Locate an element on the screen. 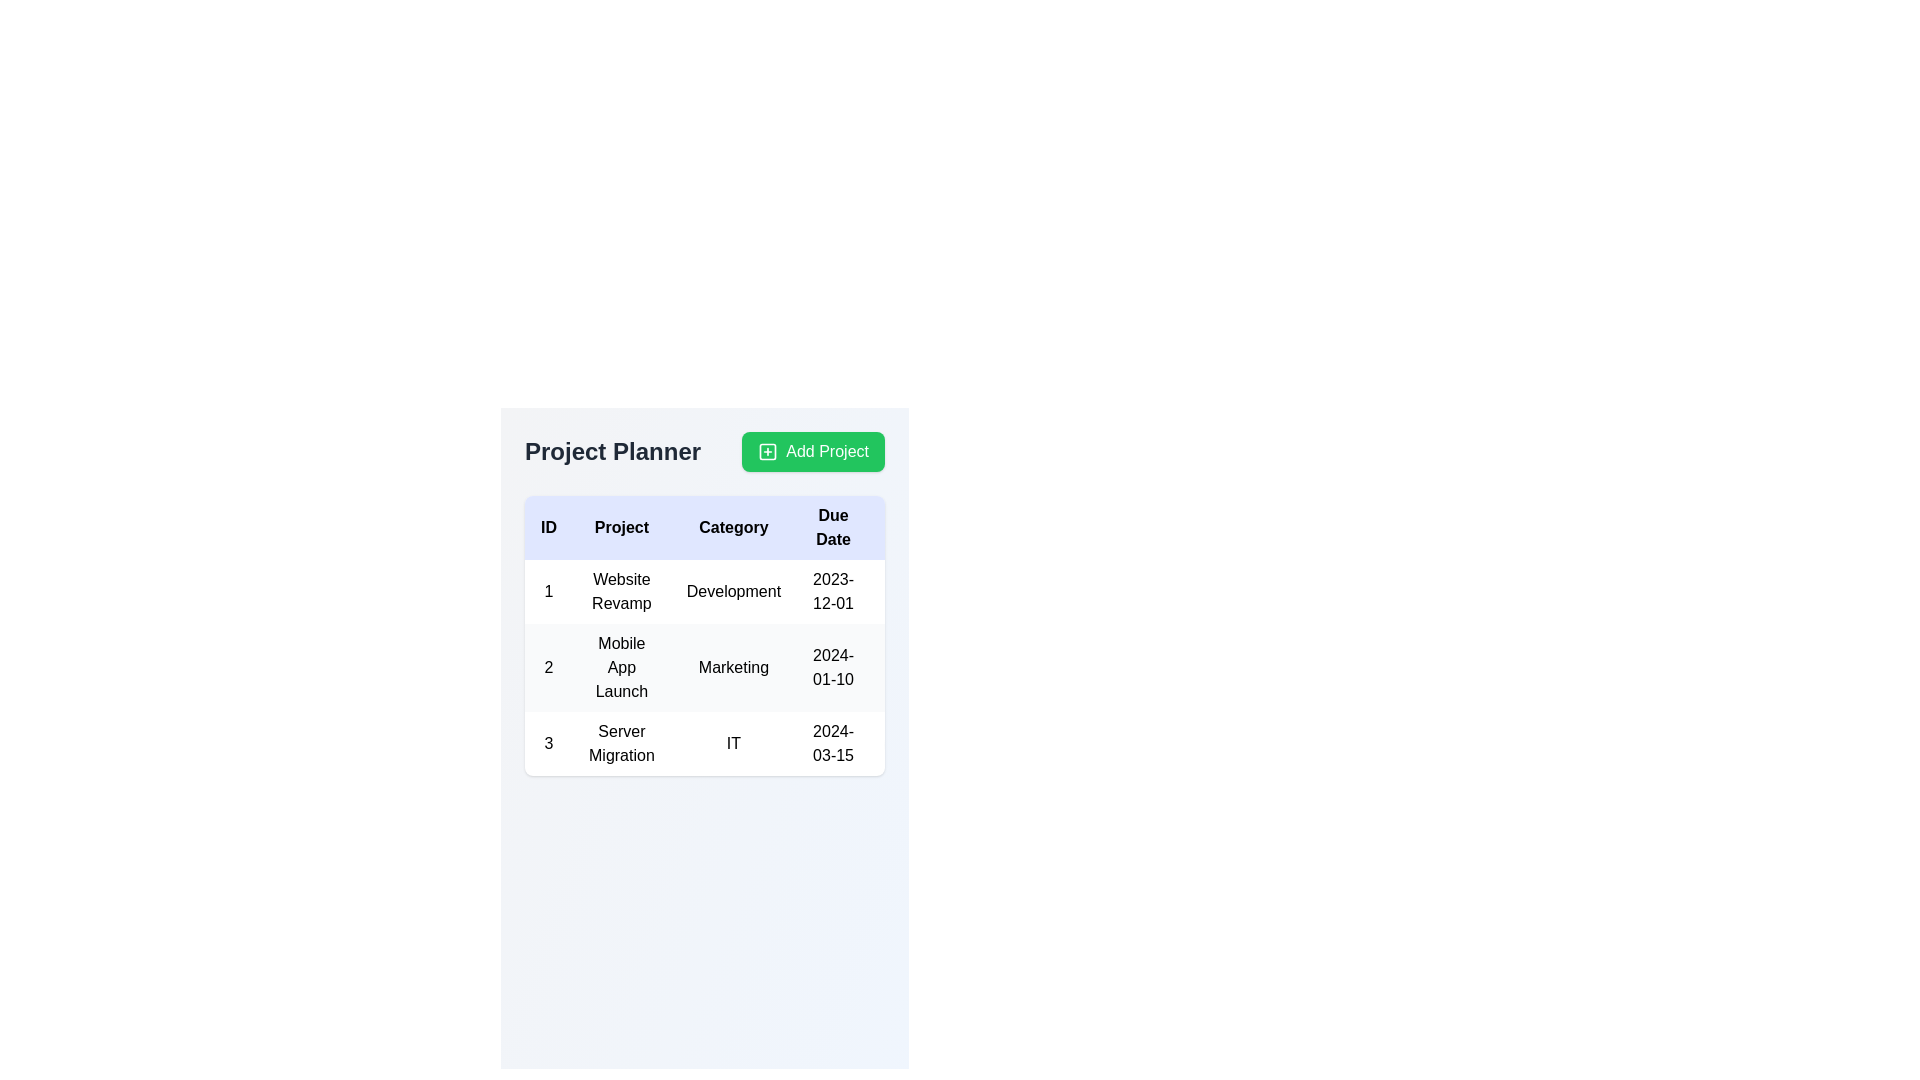 This screenshot has width=1920, height=1080. the second row of the table summarizing the 'Mobile App Launch' project is located at coordinates (811, 667).